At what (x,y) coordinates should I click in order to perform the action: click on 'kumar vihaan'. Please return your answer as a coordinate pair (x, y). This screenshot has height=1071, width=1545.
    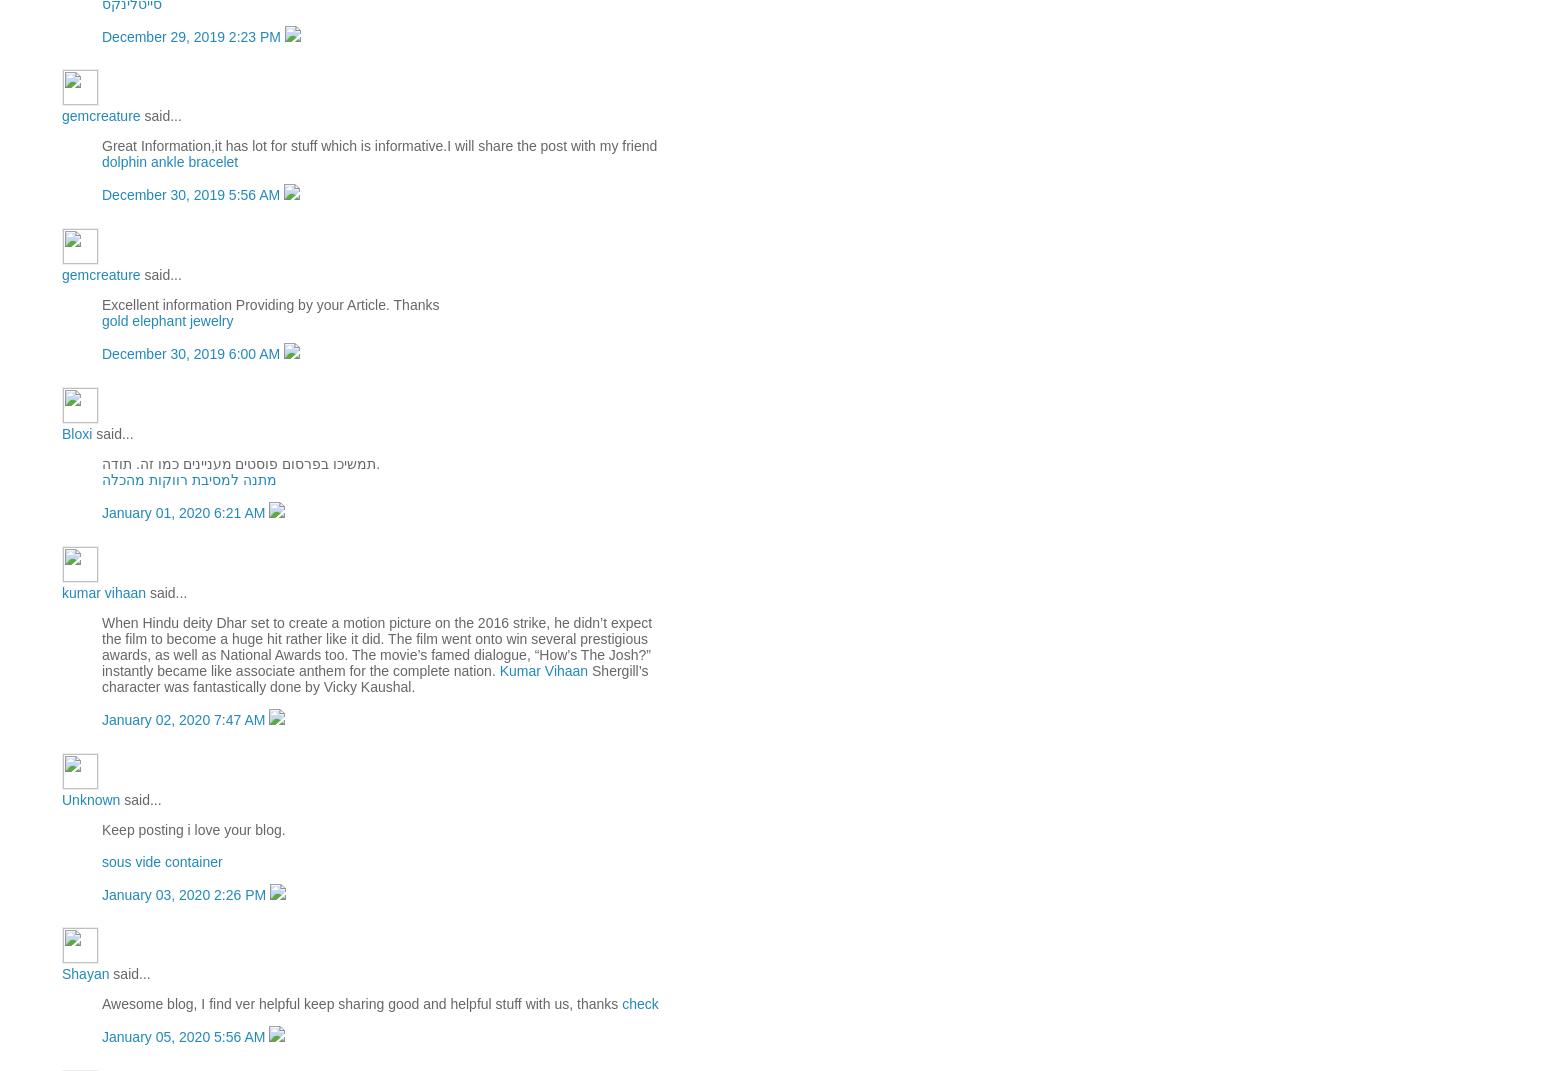
    Looking at the image, I should click on (102, 592).